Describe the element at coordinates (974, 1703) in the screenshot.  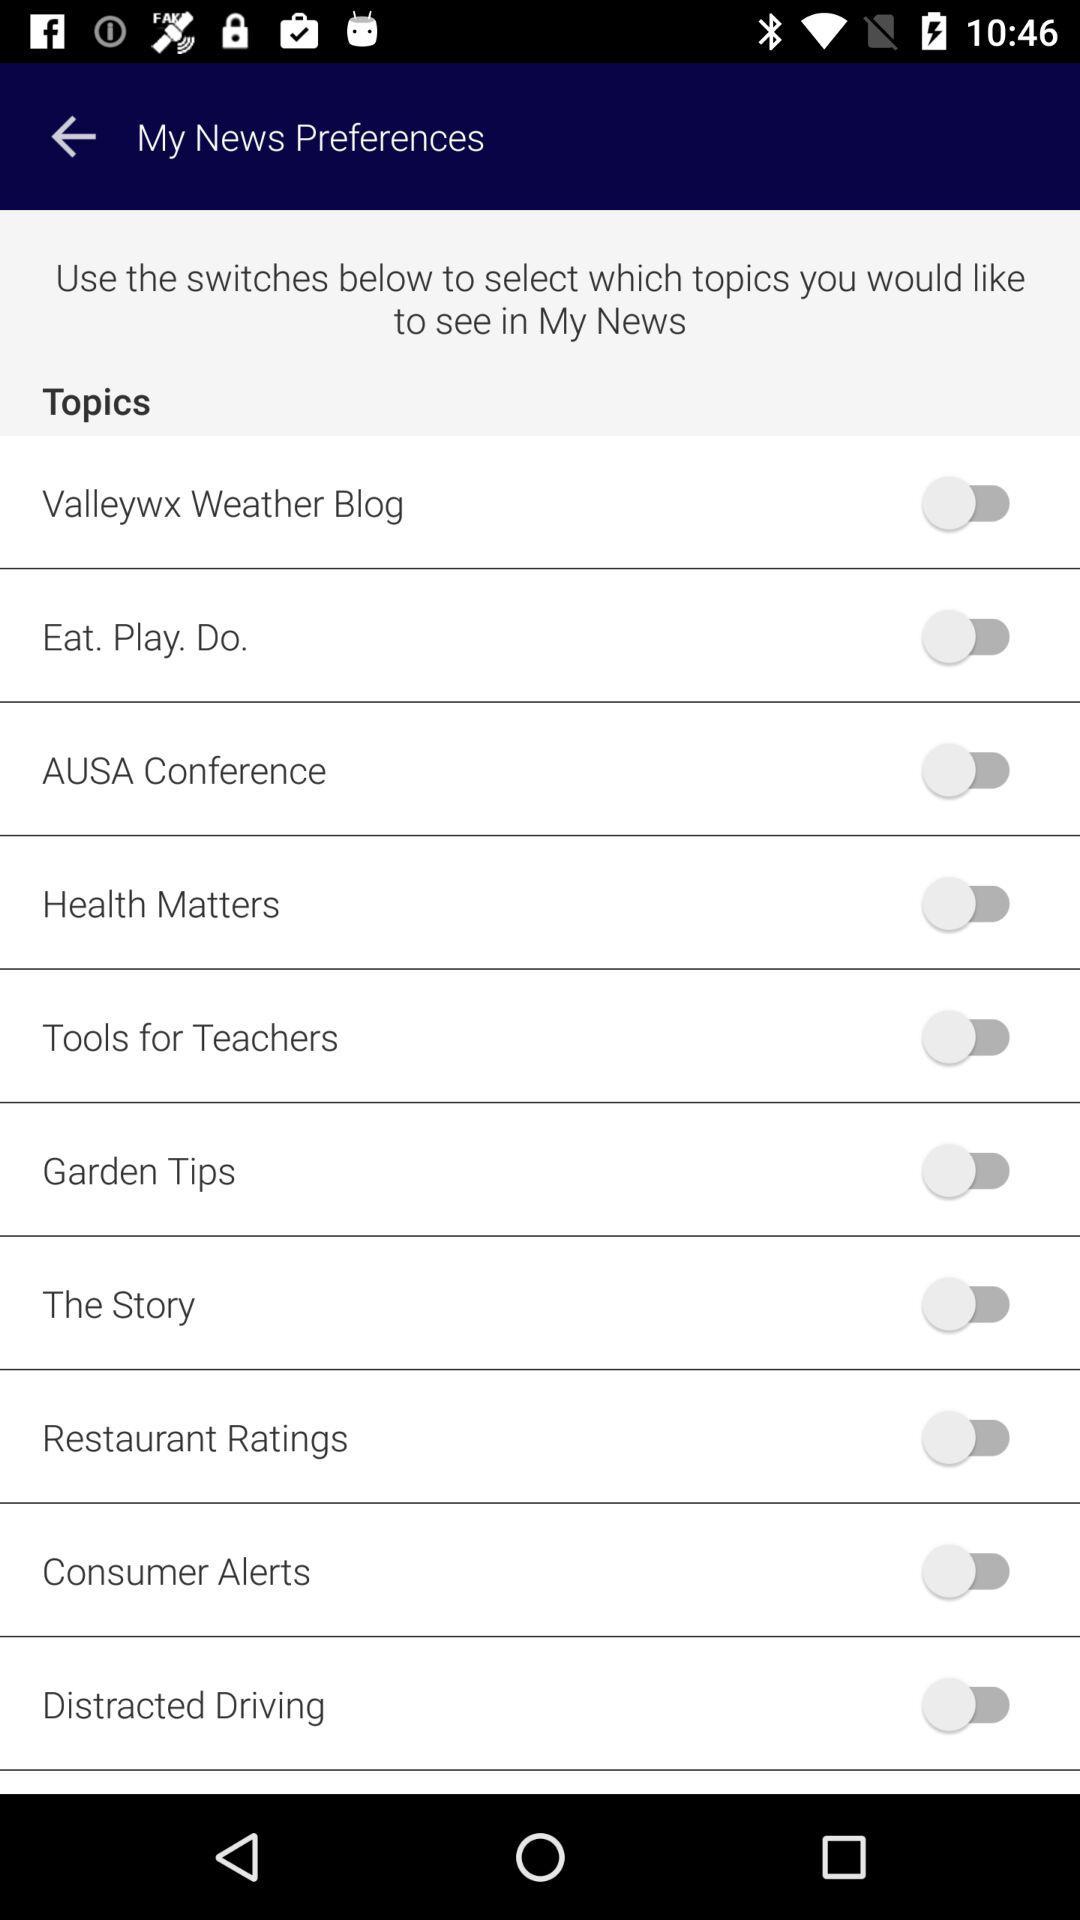
I see `distracted driving` at that location.